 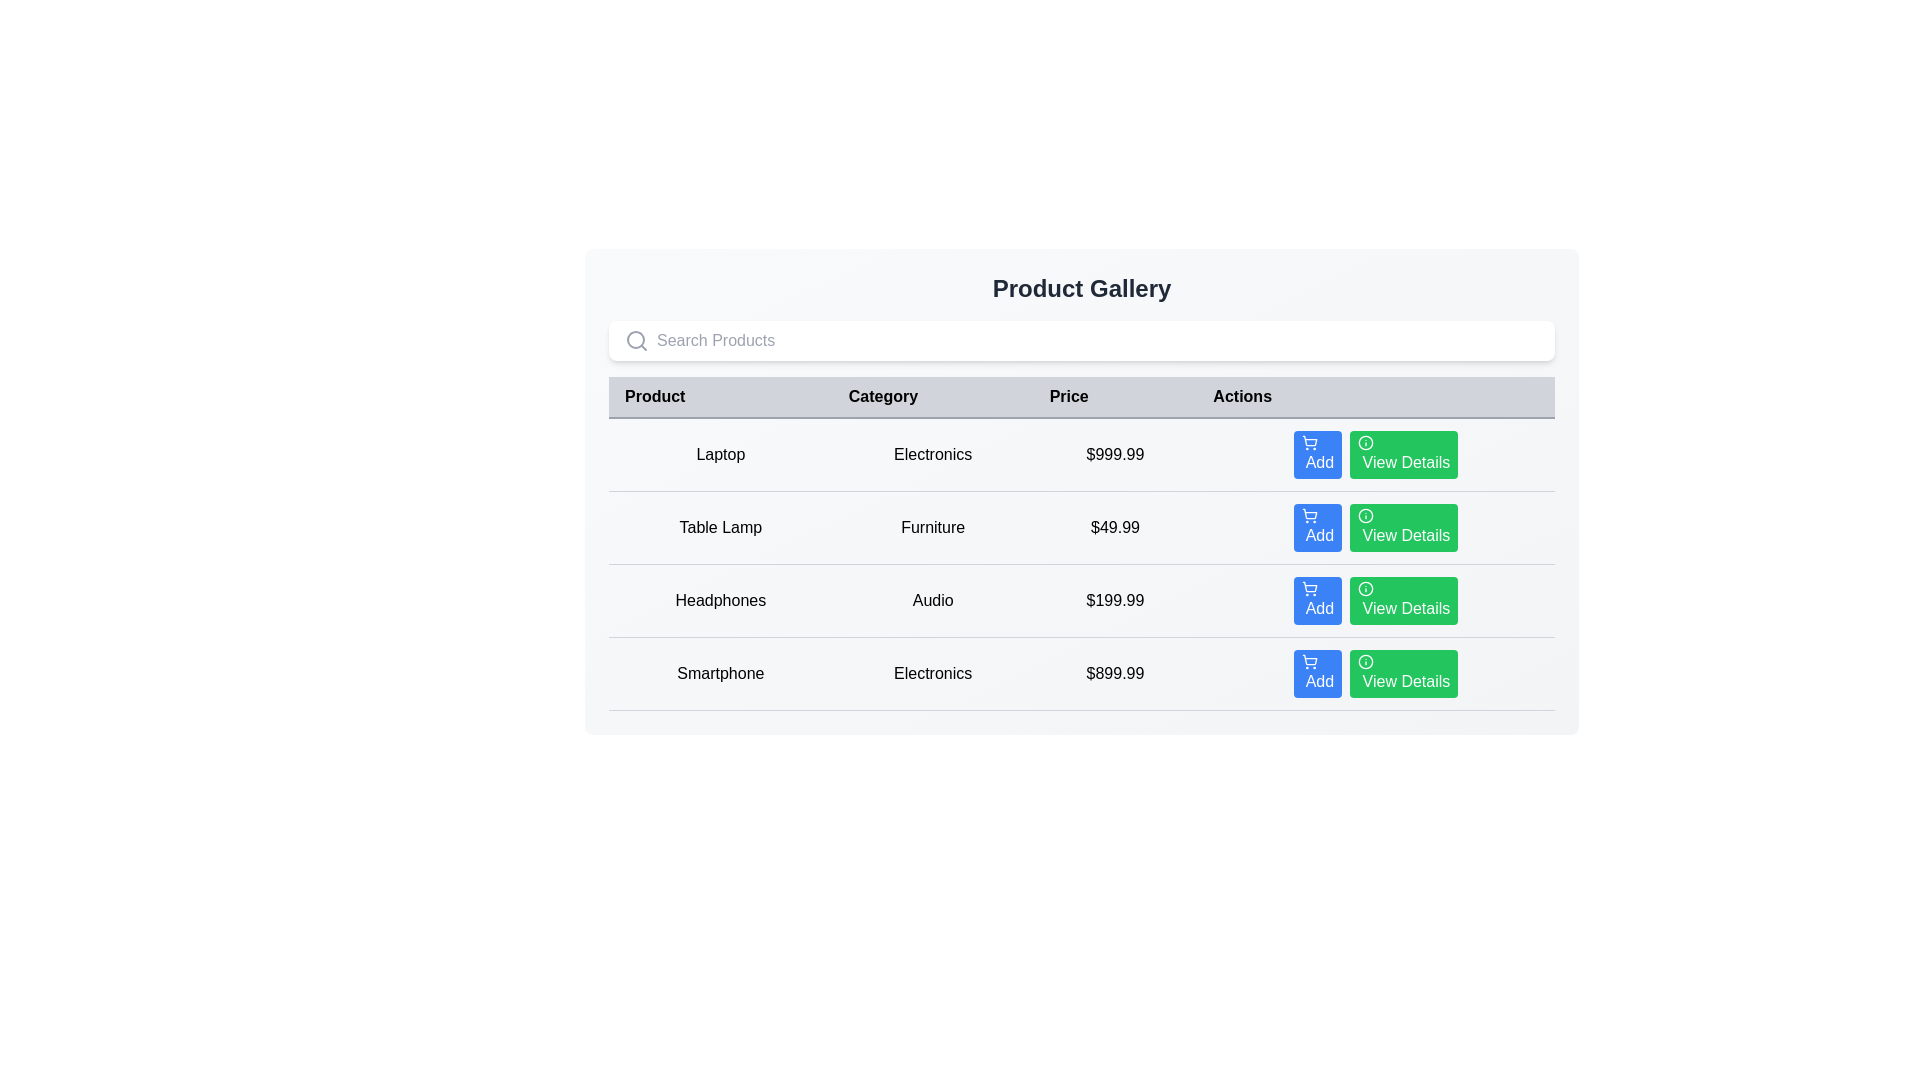 I want to click on the price display element showing '$999.99', which is located in the third column of the first row of a table, adjacent to 'Laptop' and 'Electronics', so click(x=1114, y=454).